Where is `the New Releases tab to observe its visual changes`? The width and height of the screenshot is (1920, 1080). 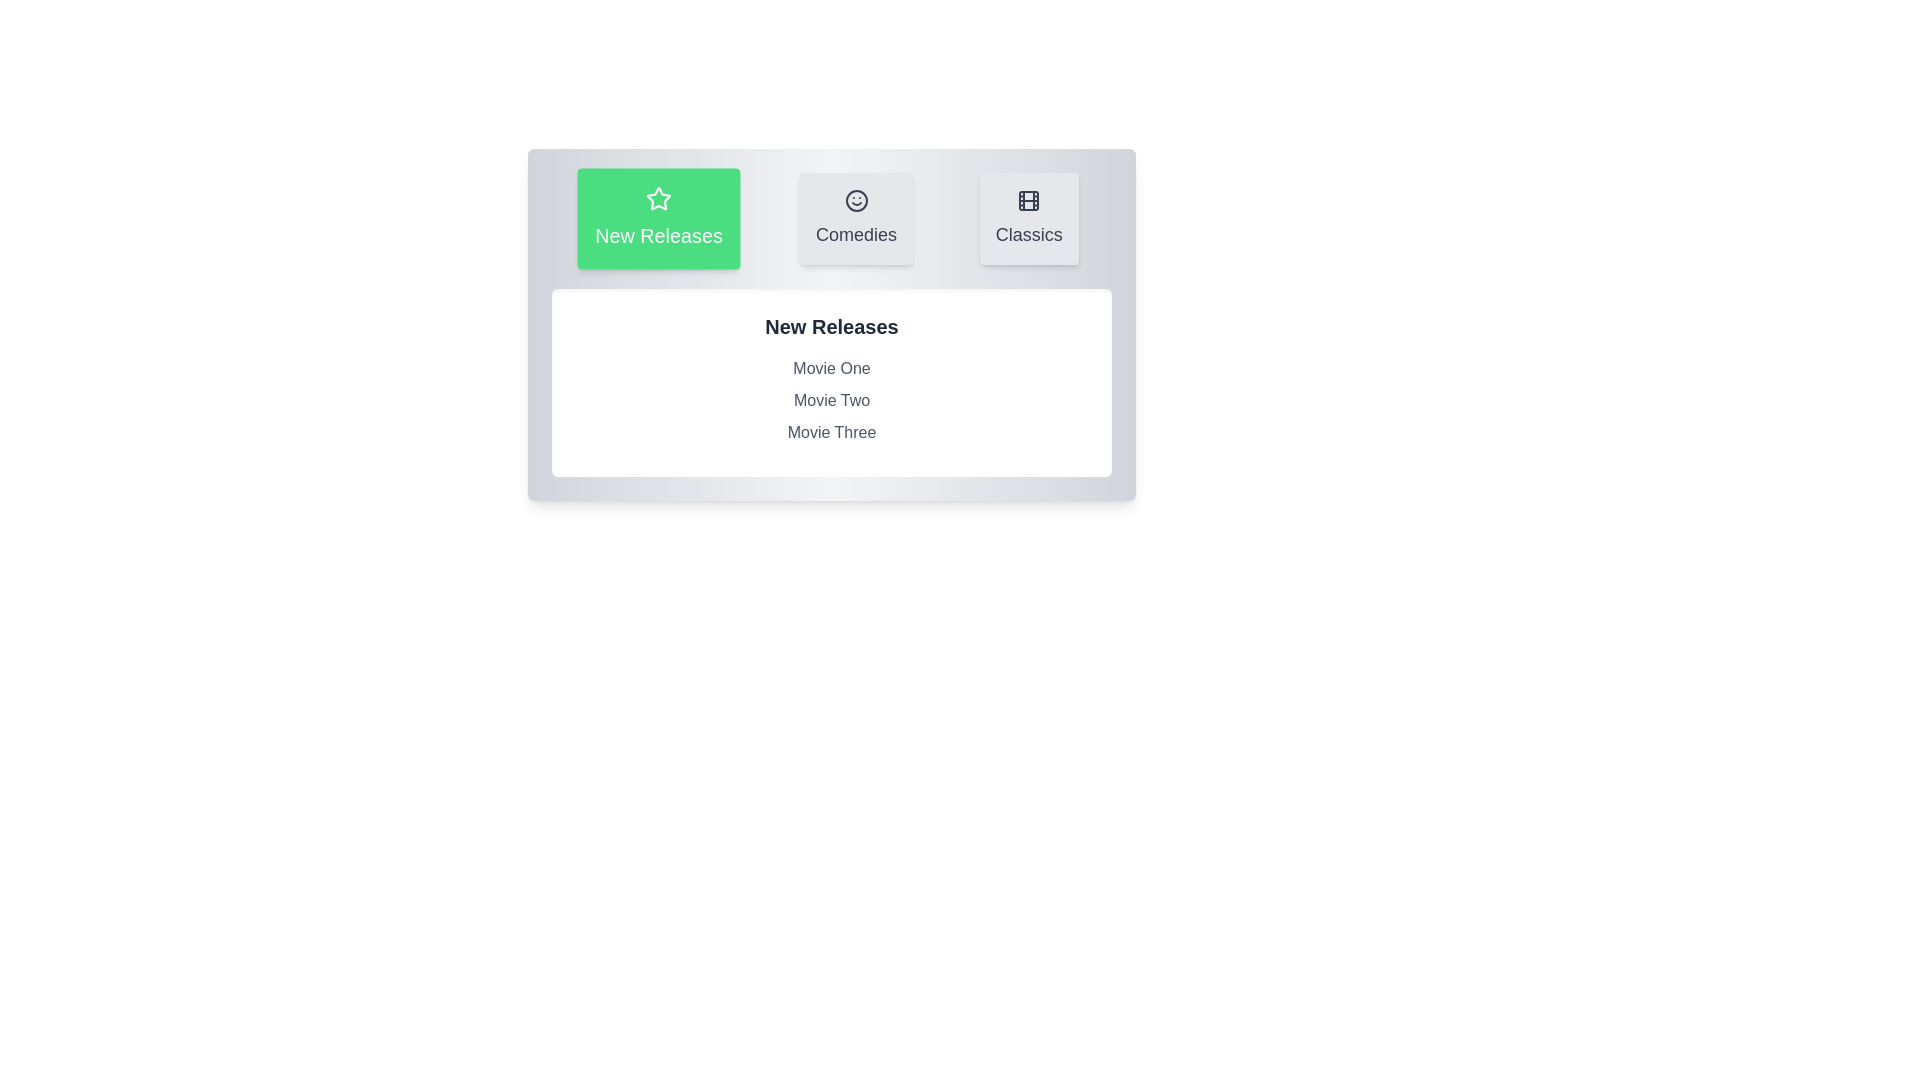
the New Releases tab to observe its visual changes is located at coordinates (658, 219).